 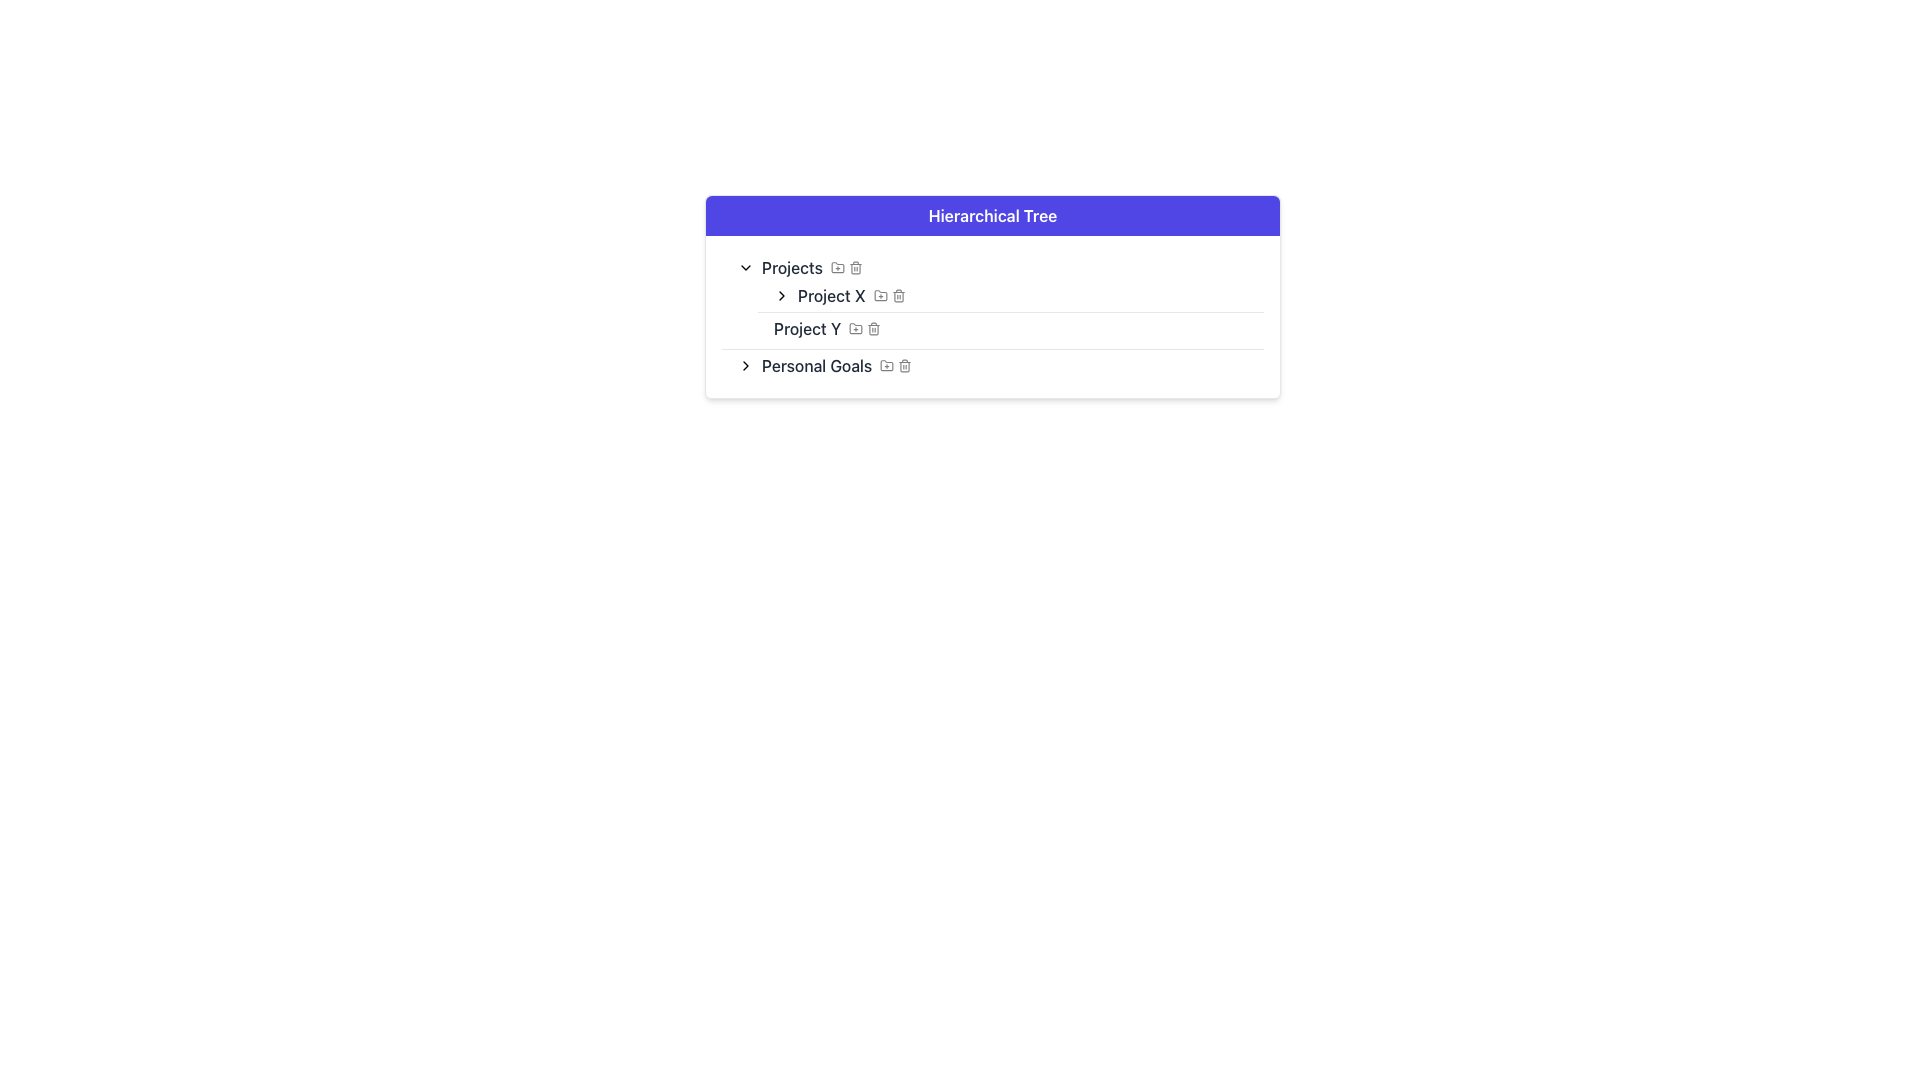 I want to click on the 'Project Y' text label, which is the second item under the 'Projects' section in the hierarchical tree structure, so click(x=807, y=327).